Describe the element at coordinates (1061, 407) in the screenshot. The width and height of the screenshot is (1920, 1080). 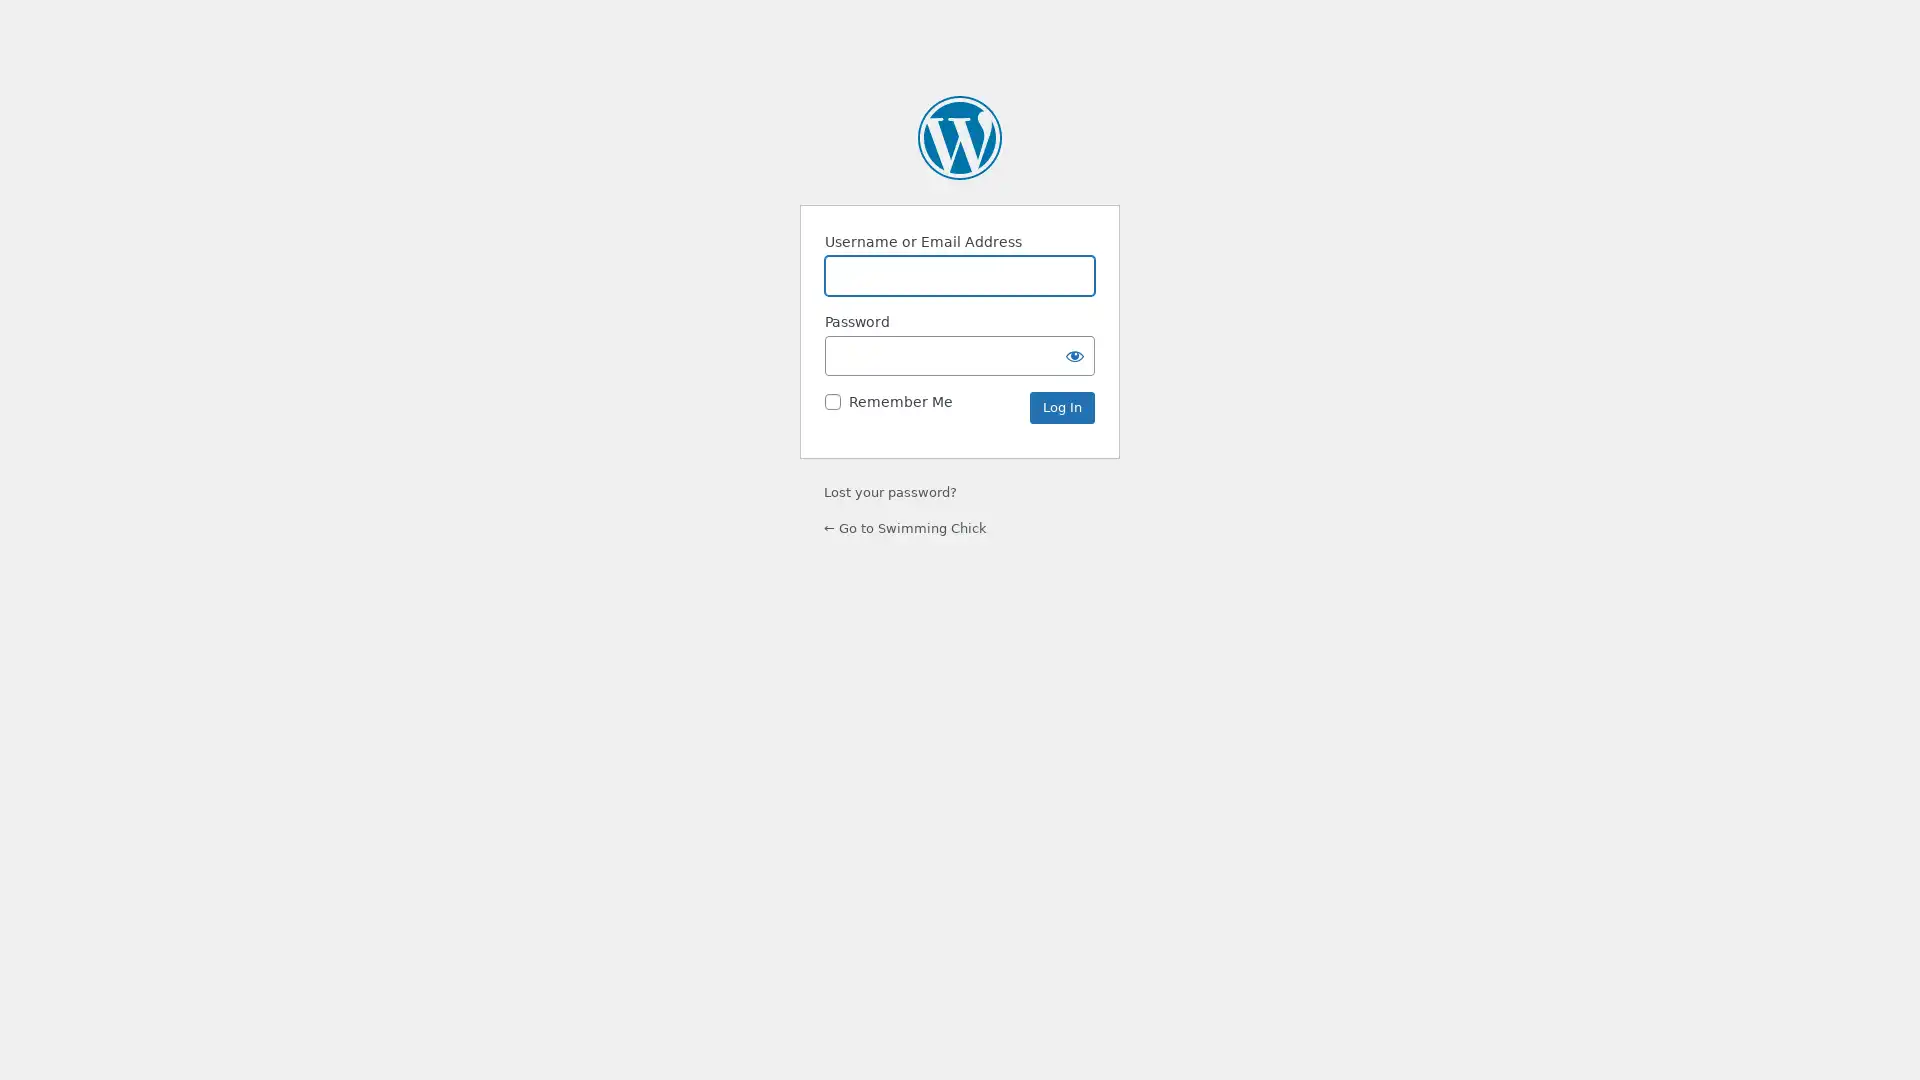
I see `Log In` at that location.